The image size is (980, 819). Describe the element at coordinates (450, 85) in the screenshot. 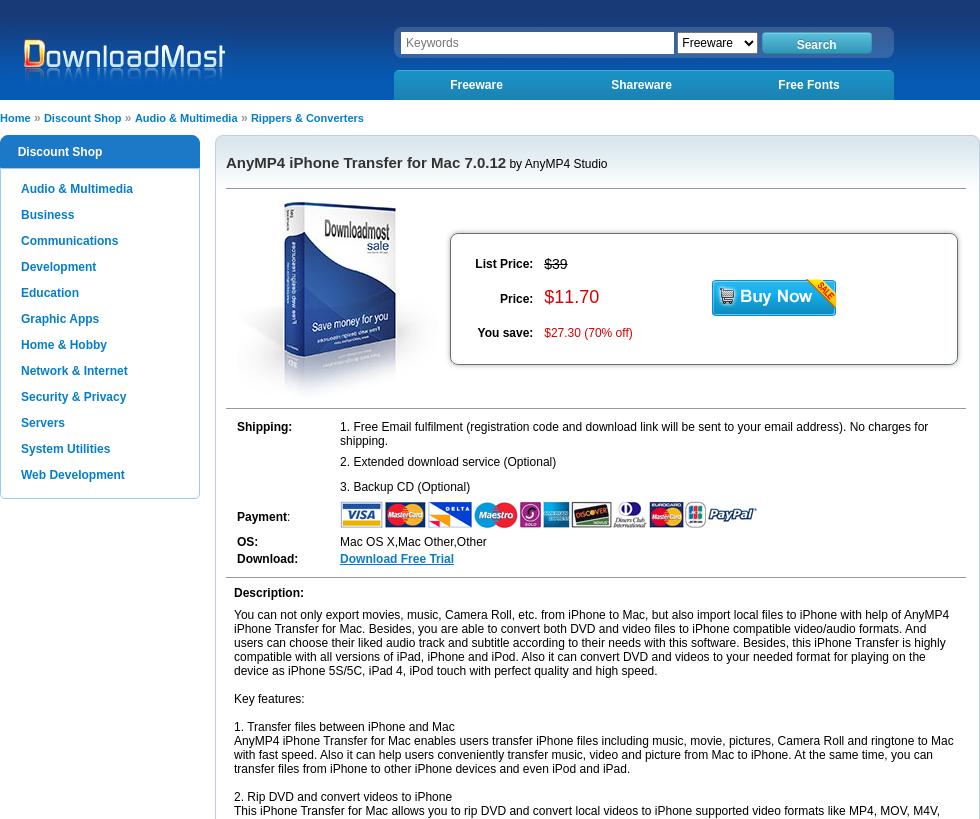

I see `'Freeware'` at that location.